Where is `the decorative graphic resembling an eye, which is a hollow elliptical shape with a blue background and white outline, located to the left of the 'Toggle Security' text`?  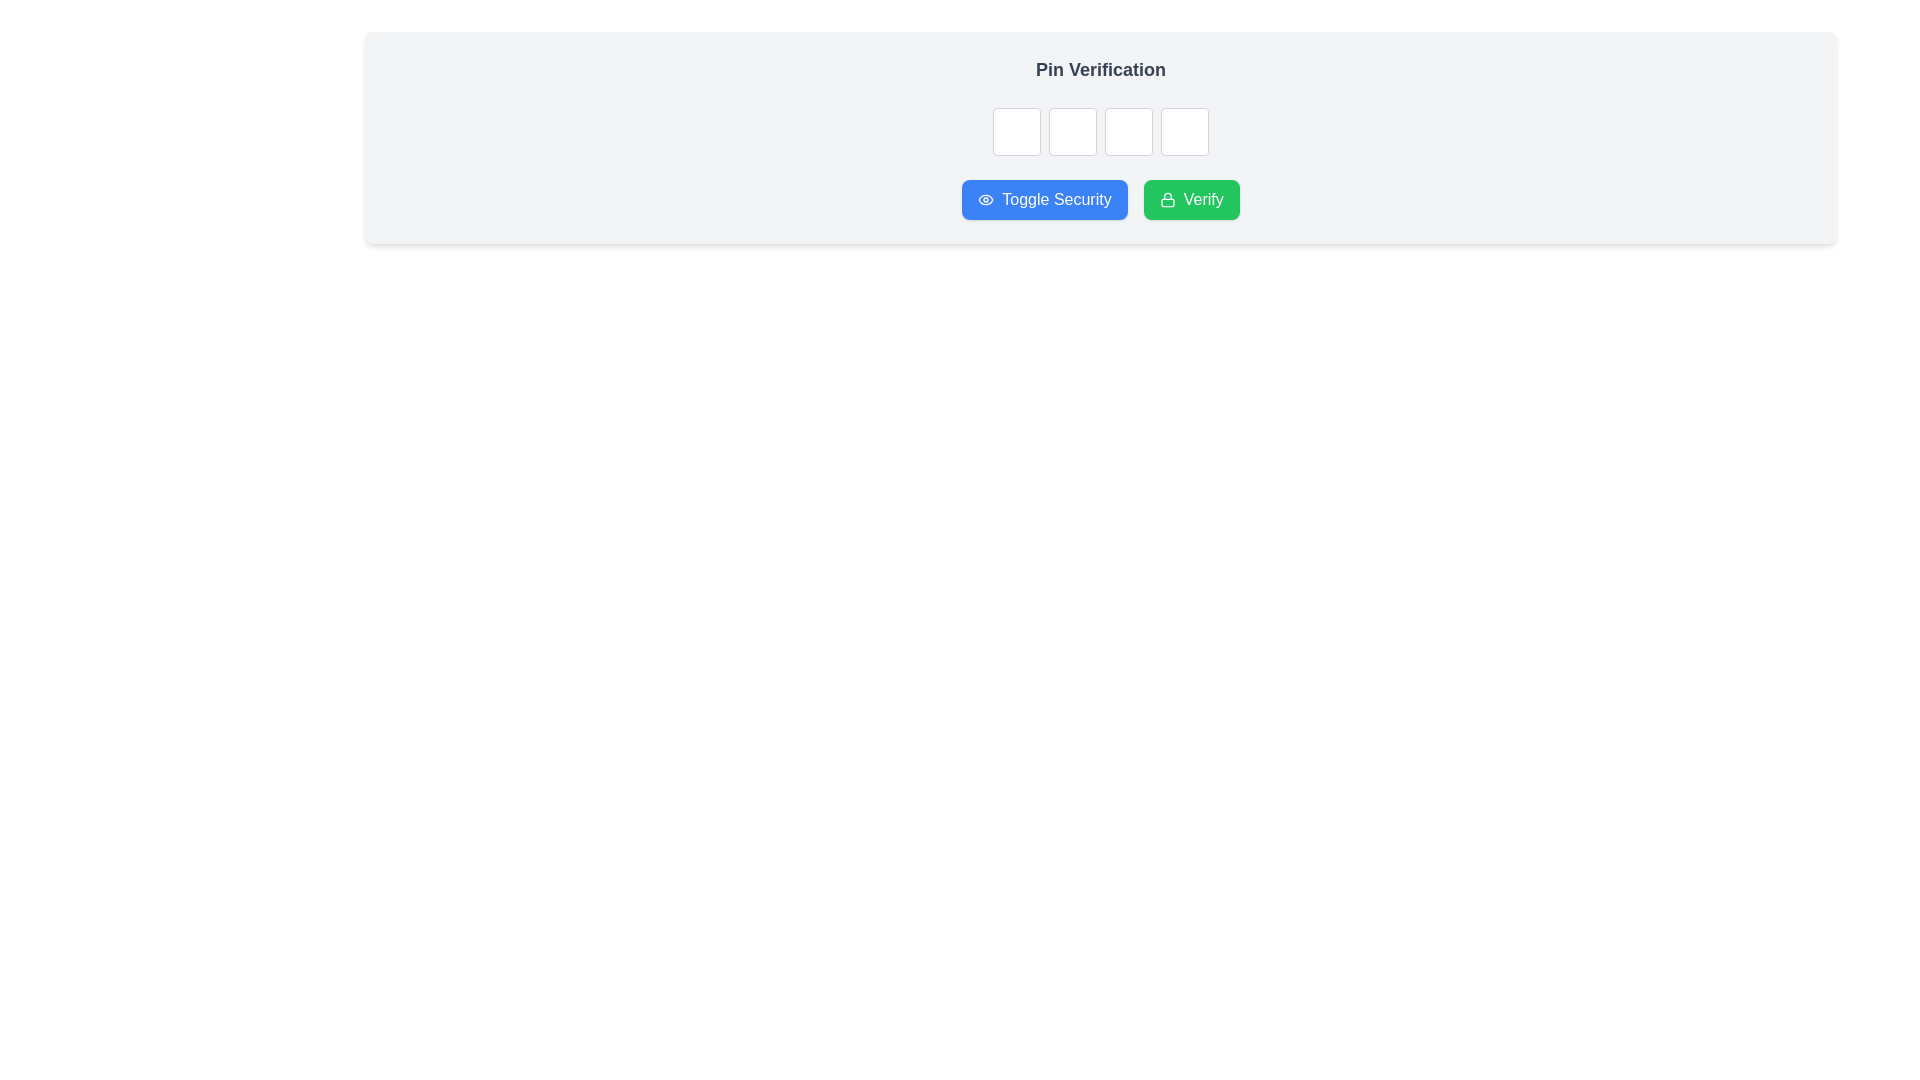 the decorative graphic resembling an eye, which is a hollow elliptical shape with a blue background and white outline, located to the left of the 'Toggle Security' text is located at coordinates (986, 200).